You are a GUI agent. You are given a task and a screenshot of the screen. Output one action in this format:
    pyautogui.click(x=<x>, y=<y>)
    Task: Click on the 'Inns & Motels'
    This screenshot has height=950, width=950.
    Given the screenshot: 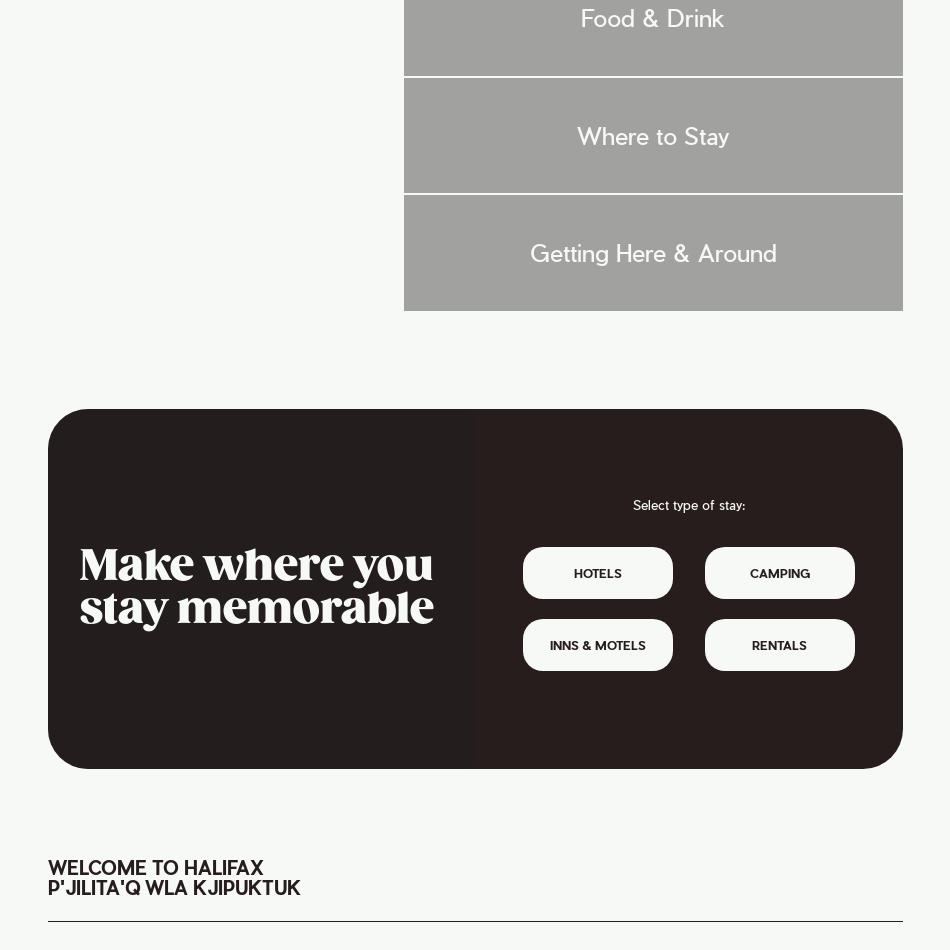 What is the action you would take?
    pyautogui.click(x=596, y=644)
    